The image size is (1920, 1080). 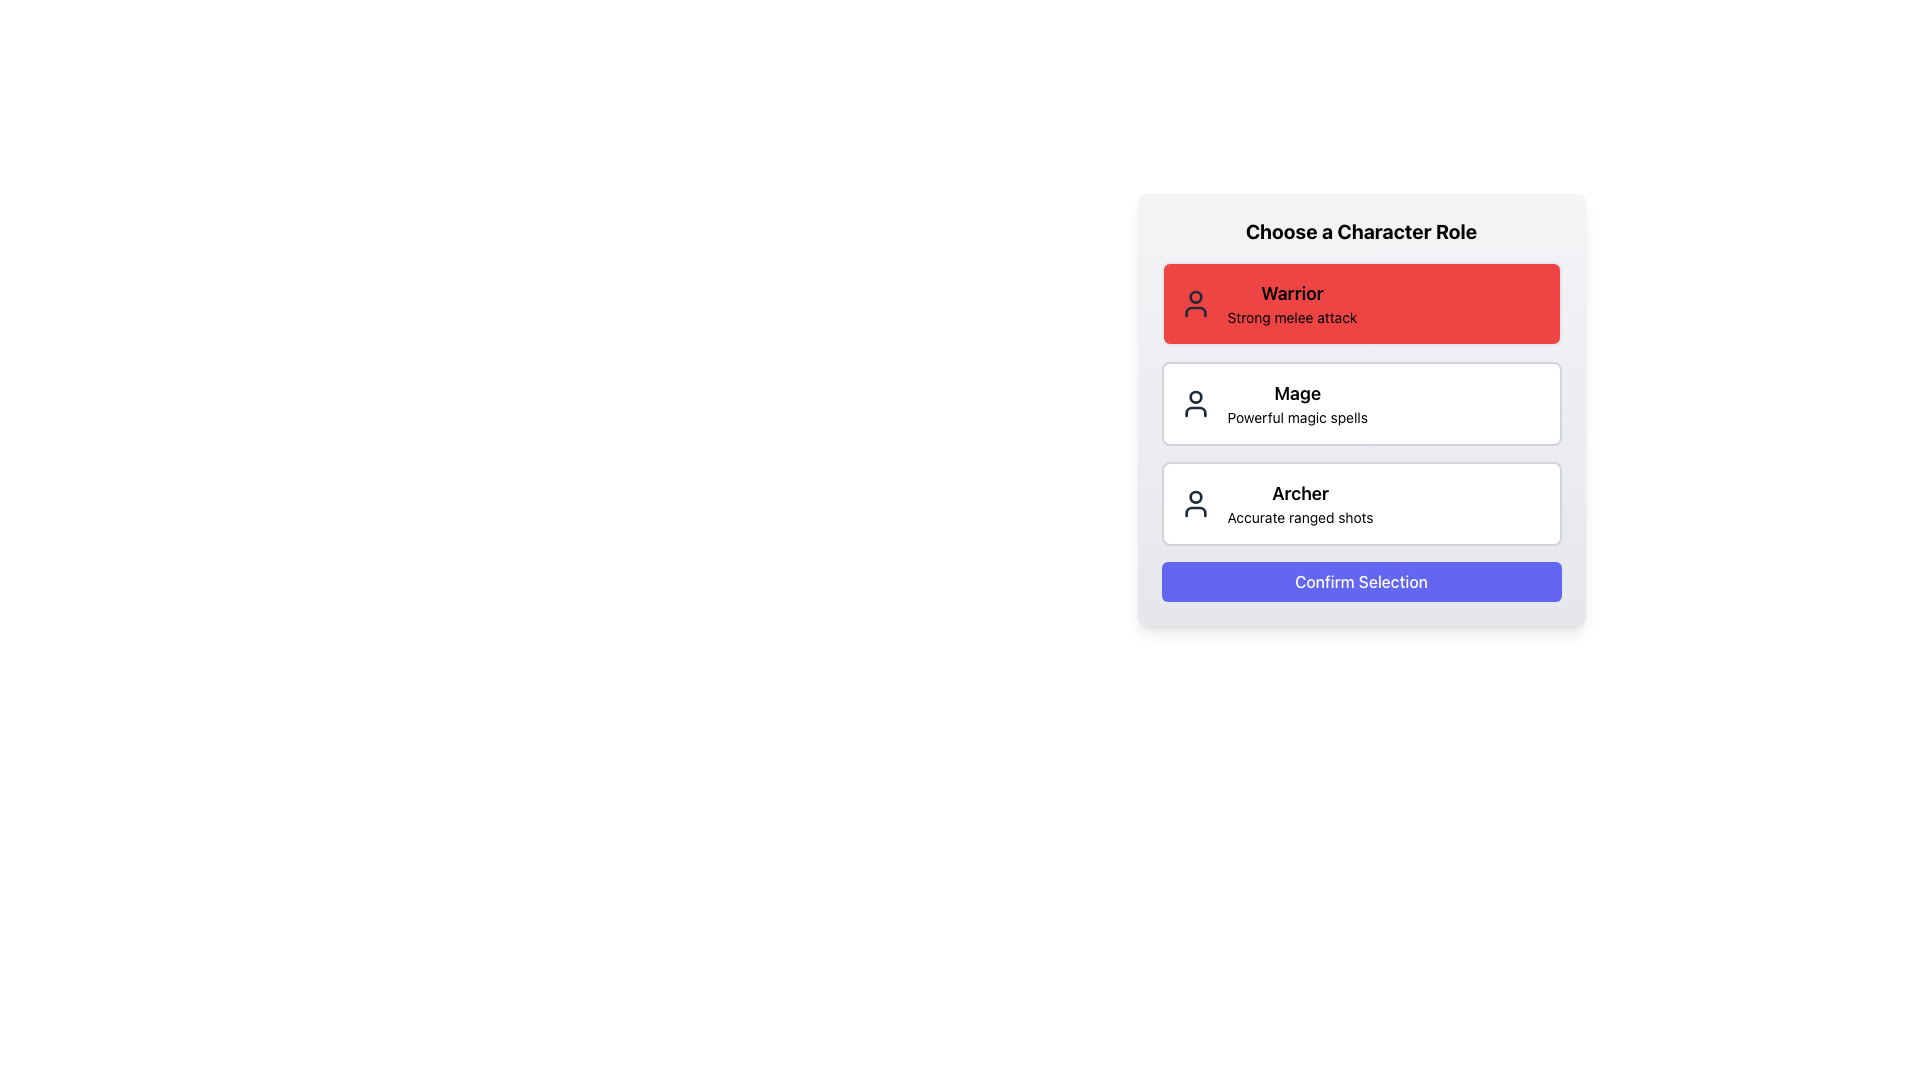 What do you see at coordinates (1195, 304) in the screenshot?
I see `the red rectangular background of the person icon` at bounding box center [1195, 304].